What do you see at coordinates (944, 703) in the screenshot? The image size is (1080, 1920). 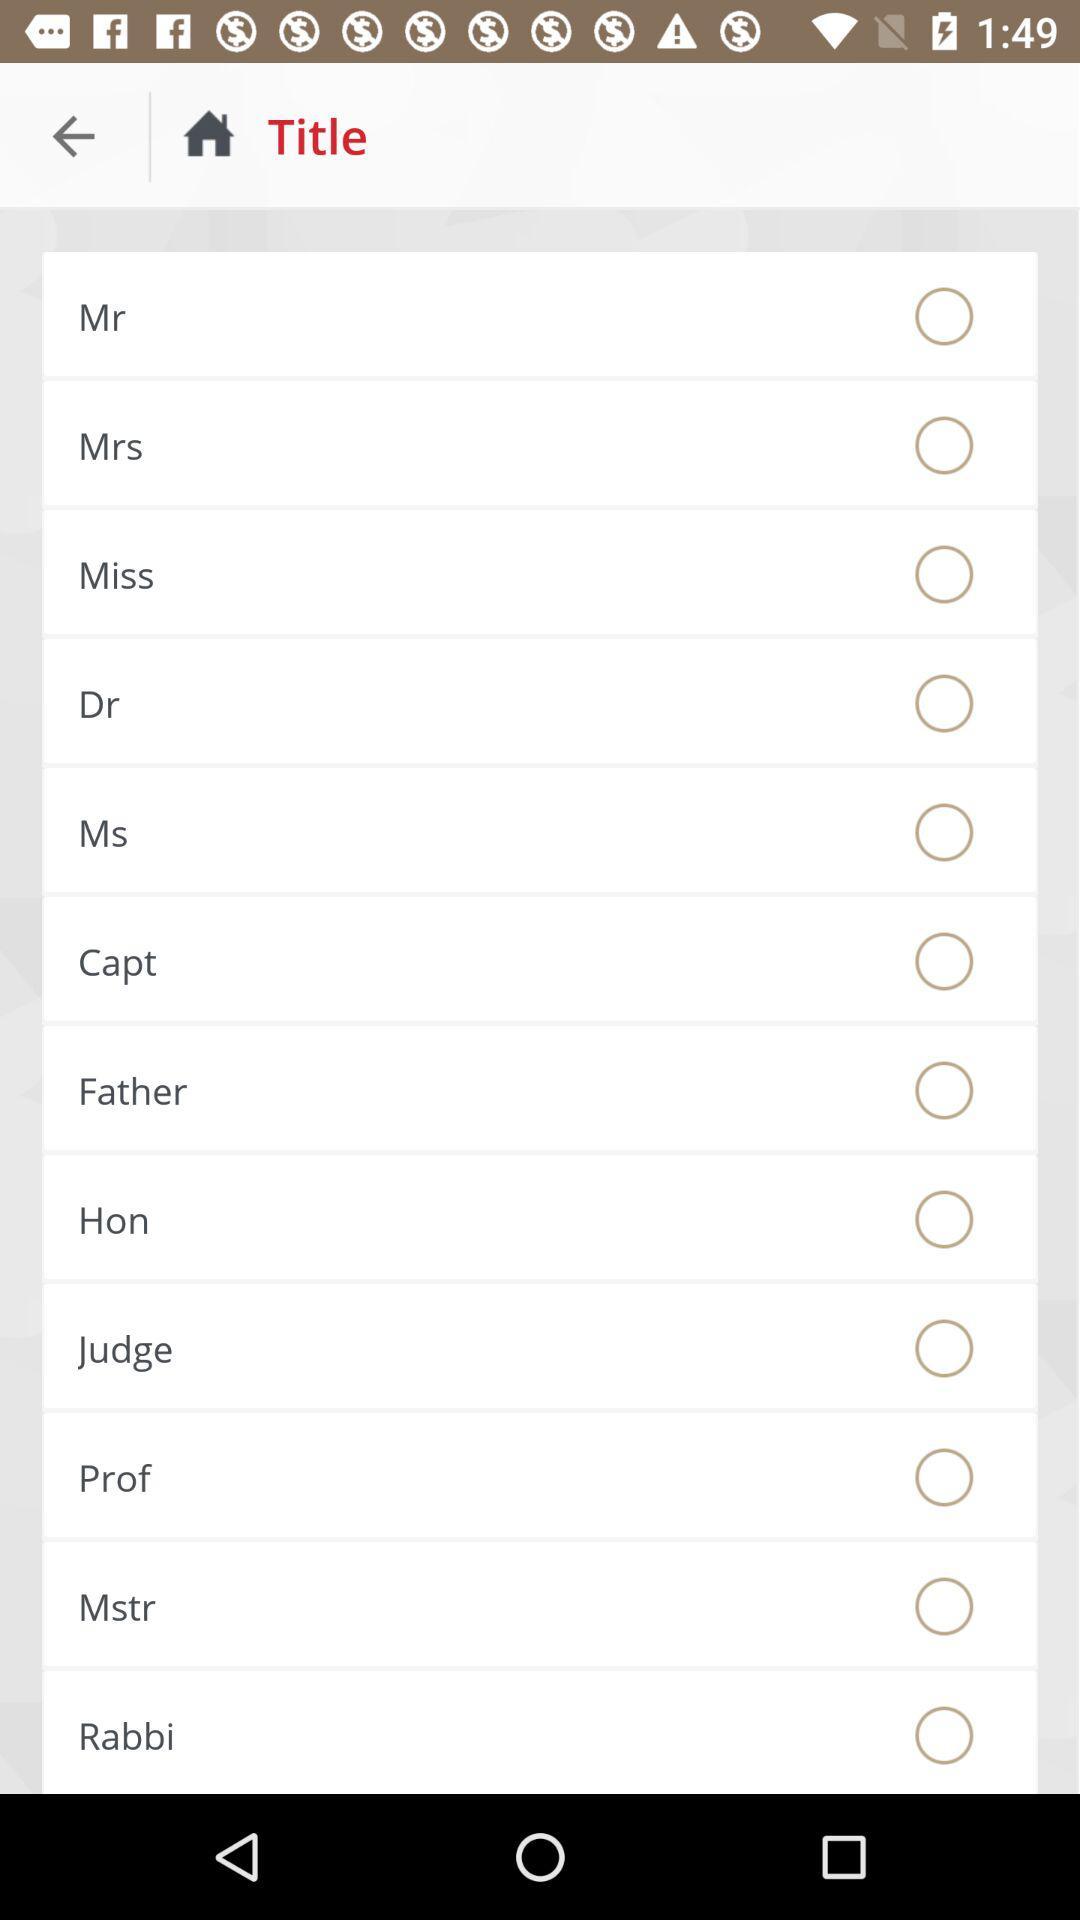 I see `dr title` at bounding box center [944, 703].